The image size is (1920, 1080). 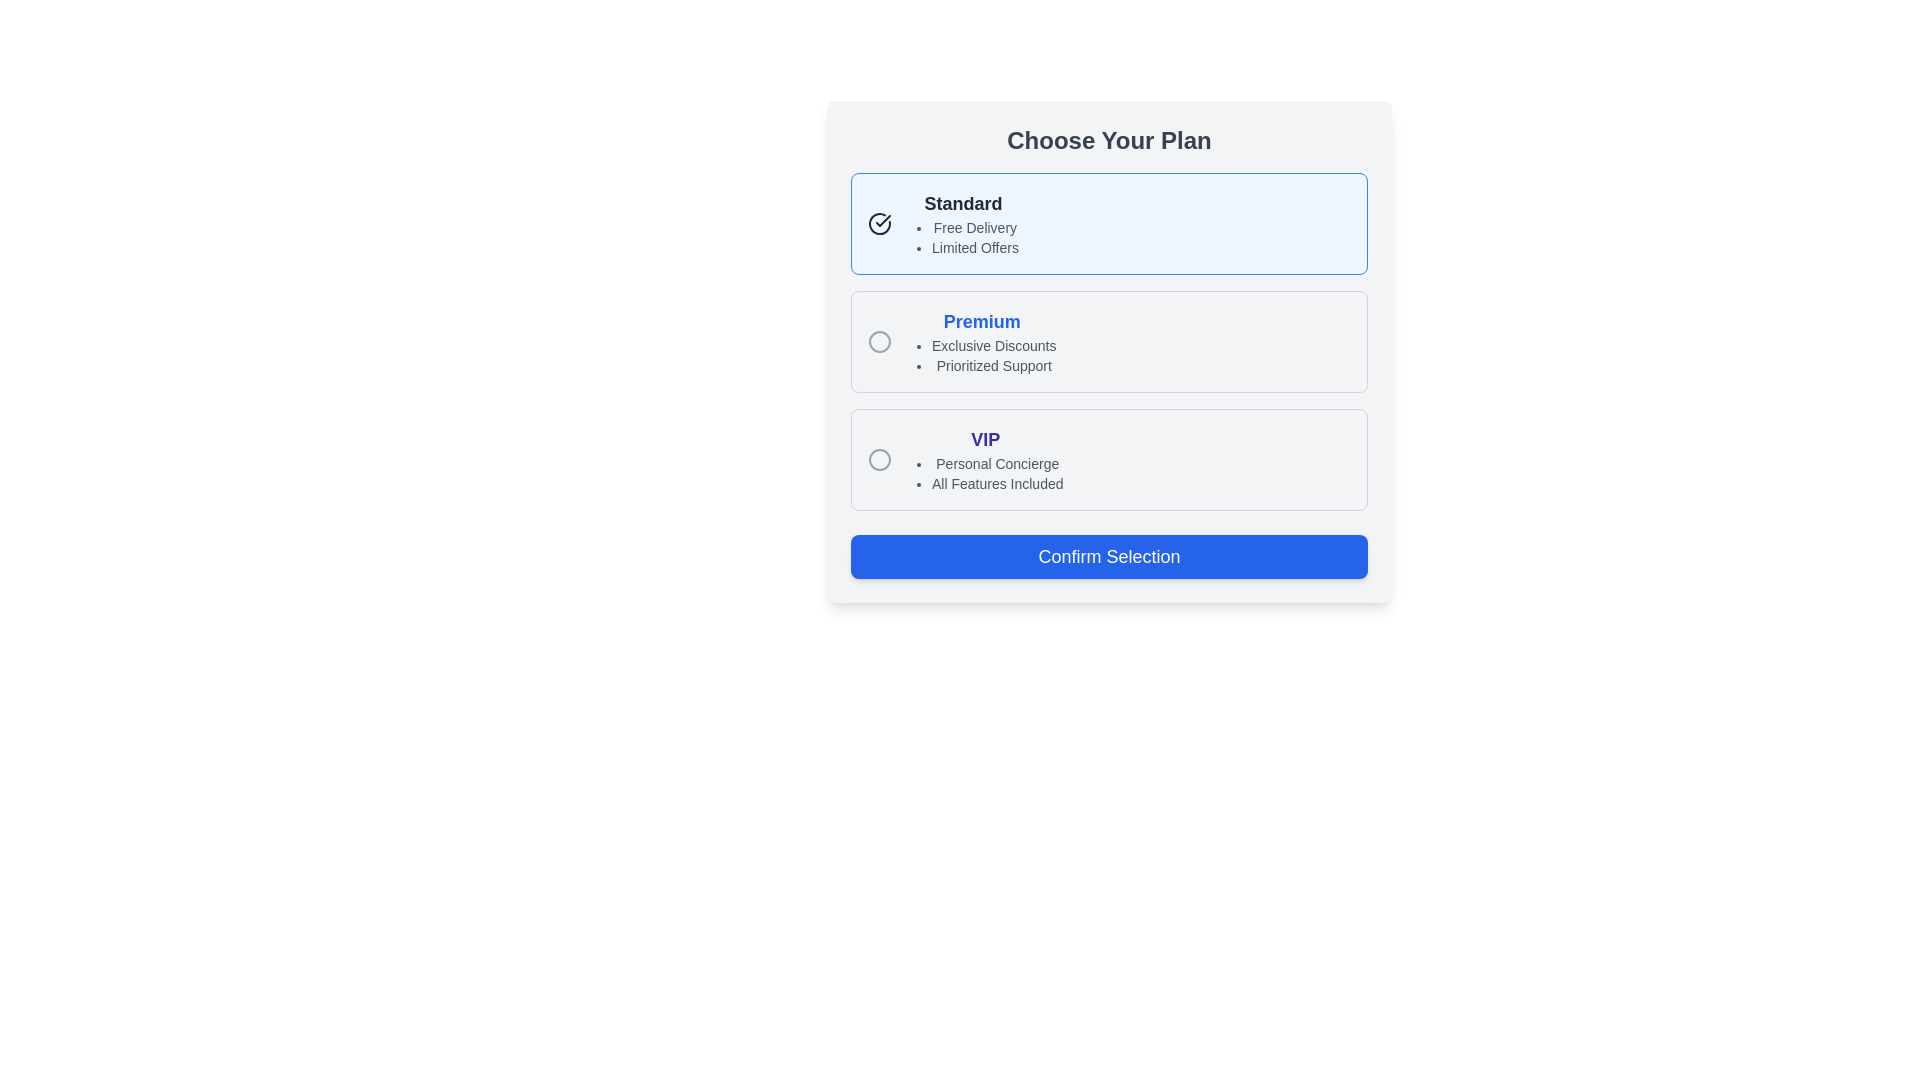 What do you see at coordinates (982, 320) in the screenshot?
I see `the 'Premium' plan title text label in the plan selection interface, which serves as a visual anchor for its associated details` at bounding box center [982, 320].